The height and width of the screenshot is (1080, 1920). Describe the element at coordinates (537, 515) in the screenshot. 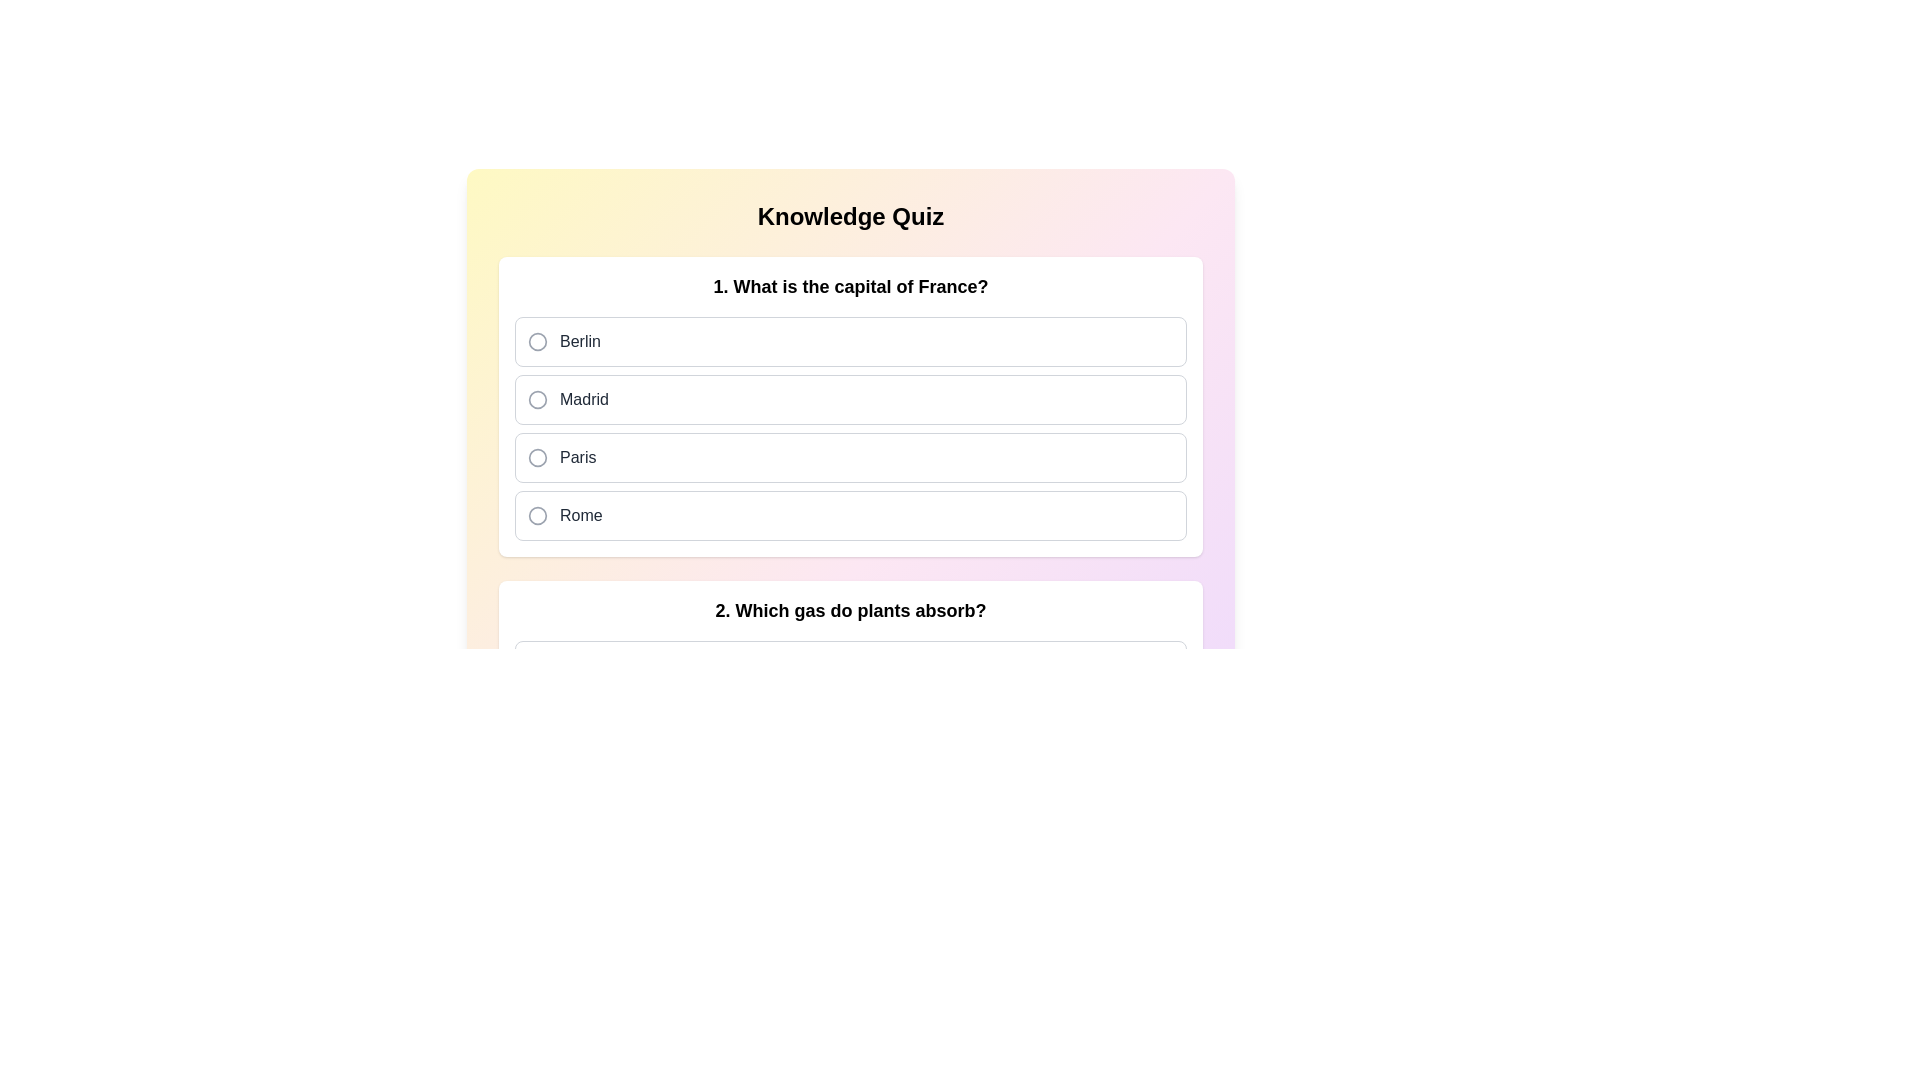

I see `the circular icon indicating the 'Rome' answer option for the question 'What is the capital of France?' if it is enabled` at that location.